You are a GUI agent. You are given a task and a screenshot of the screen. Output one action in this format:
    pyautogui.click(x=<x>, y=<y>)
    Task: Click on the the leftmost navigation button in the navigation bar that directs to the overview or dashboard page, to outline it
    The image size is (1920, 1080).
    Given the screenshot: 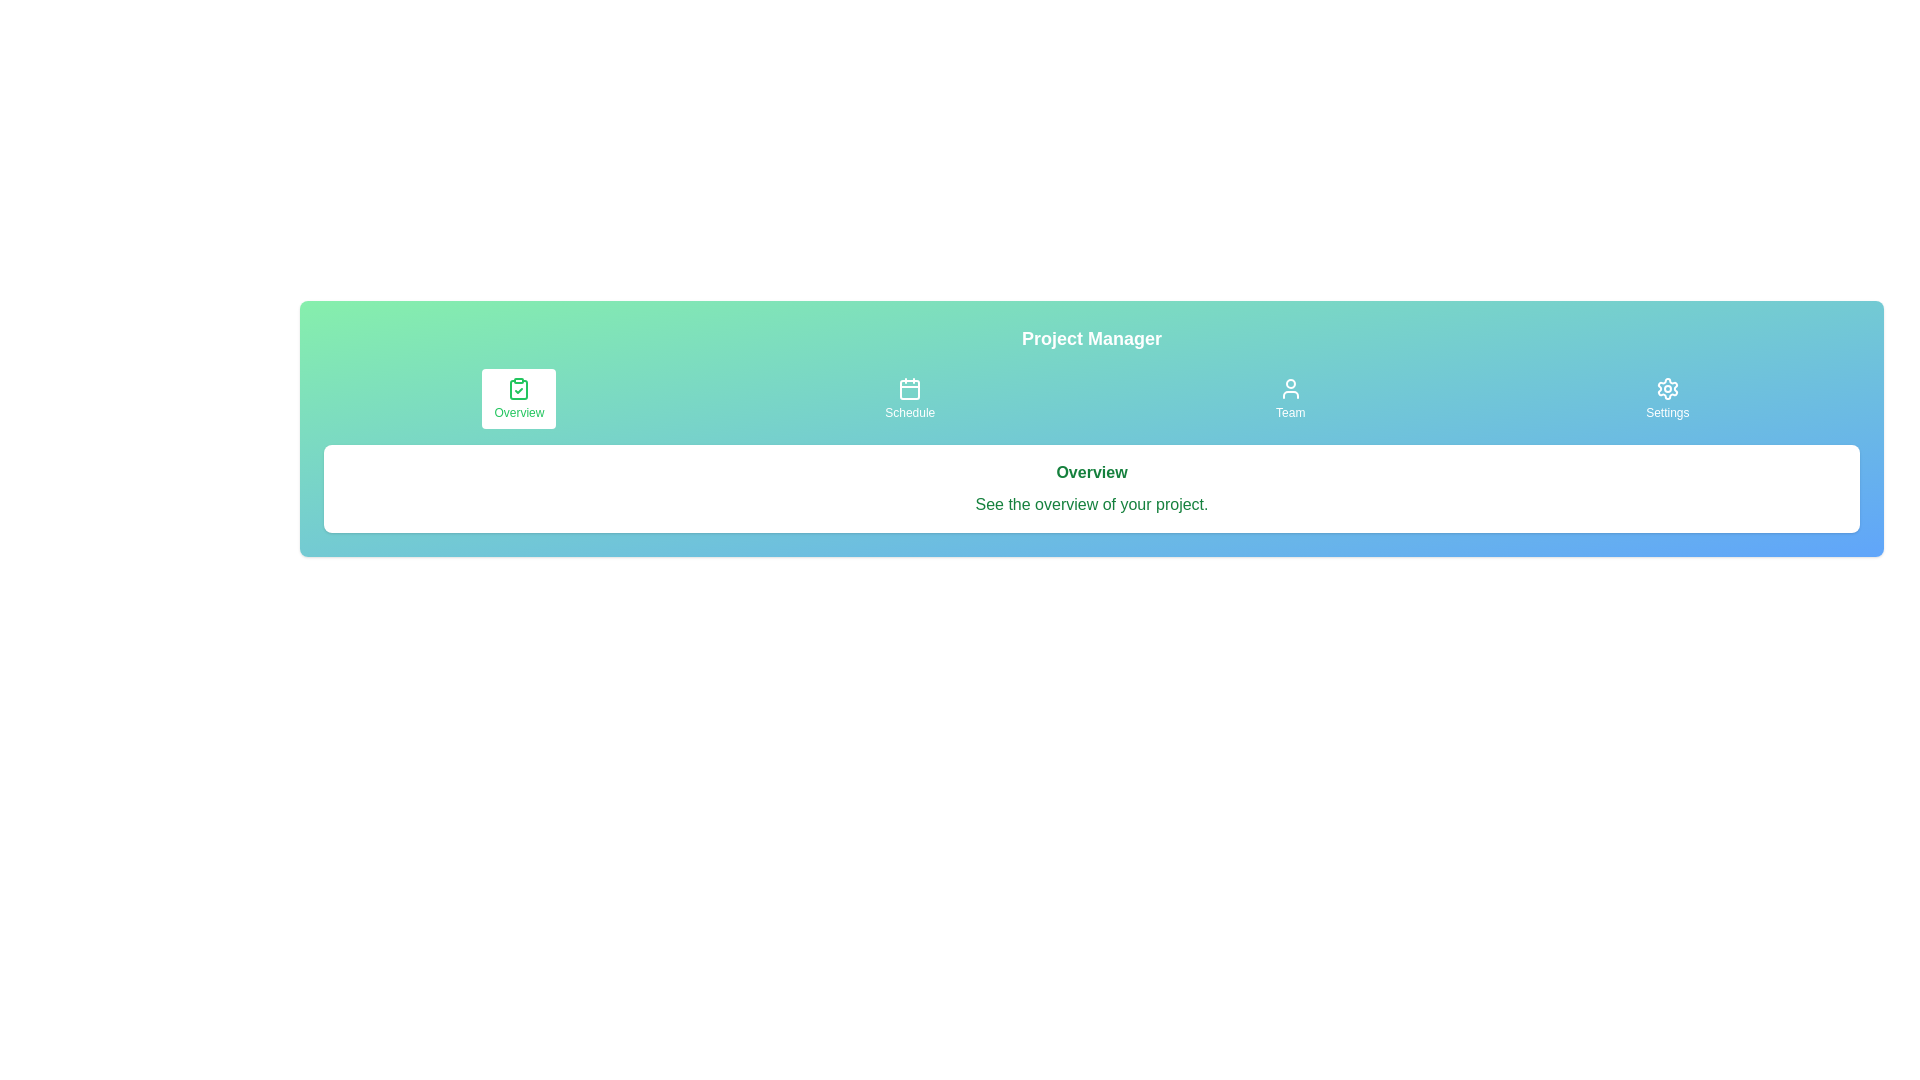 What is the action you would take?
    pyautogui.click(x=519, y=398)
    